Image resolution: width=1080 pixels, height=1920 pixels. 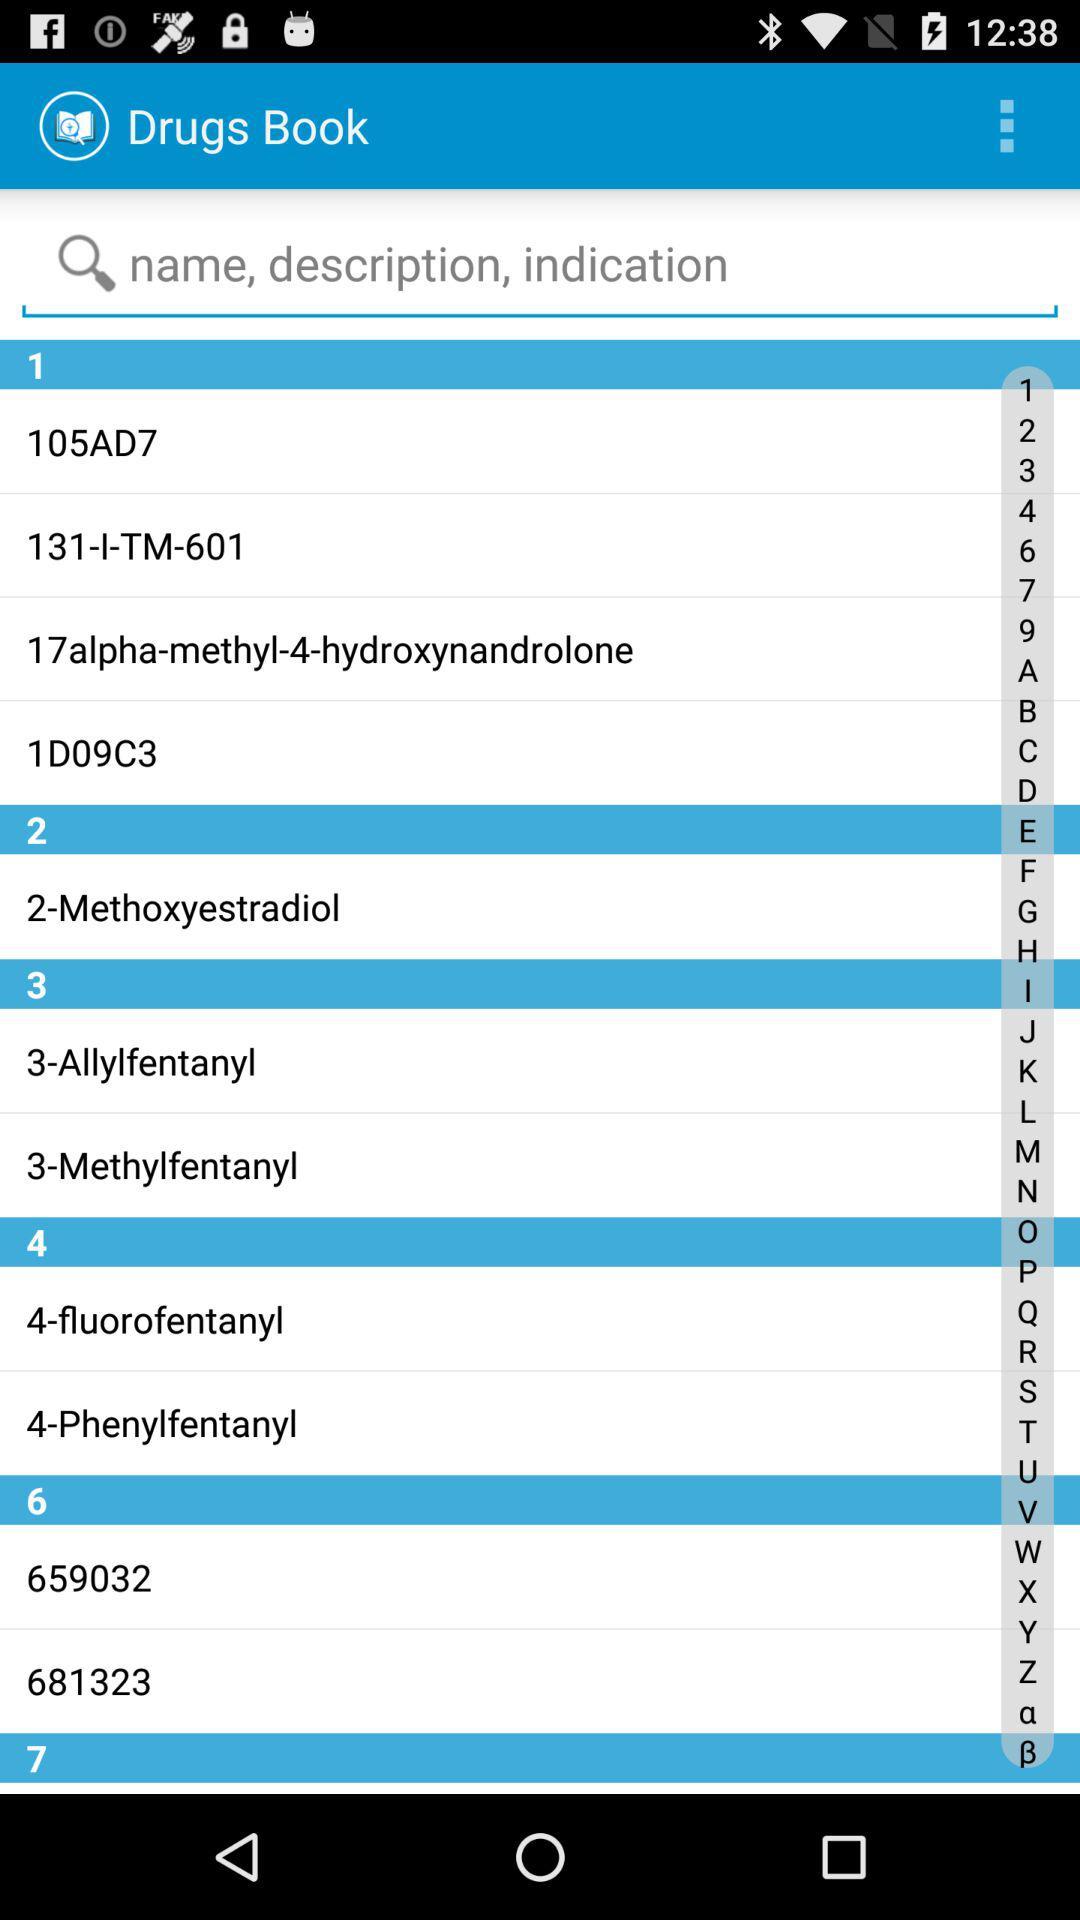 I want to click on the text field on the web page, so click(x=540, y=263).